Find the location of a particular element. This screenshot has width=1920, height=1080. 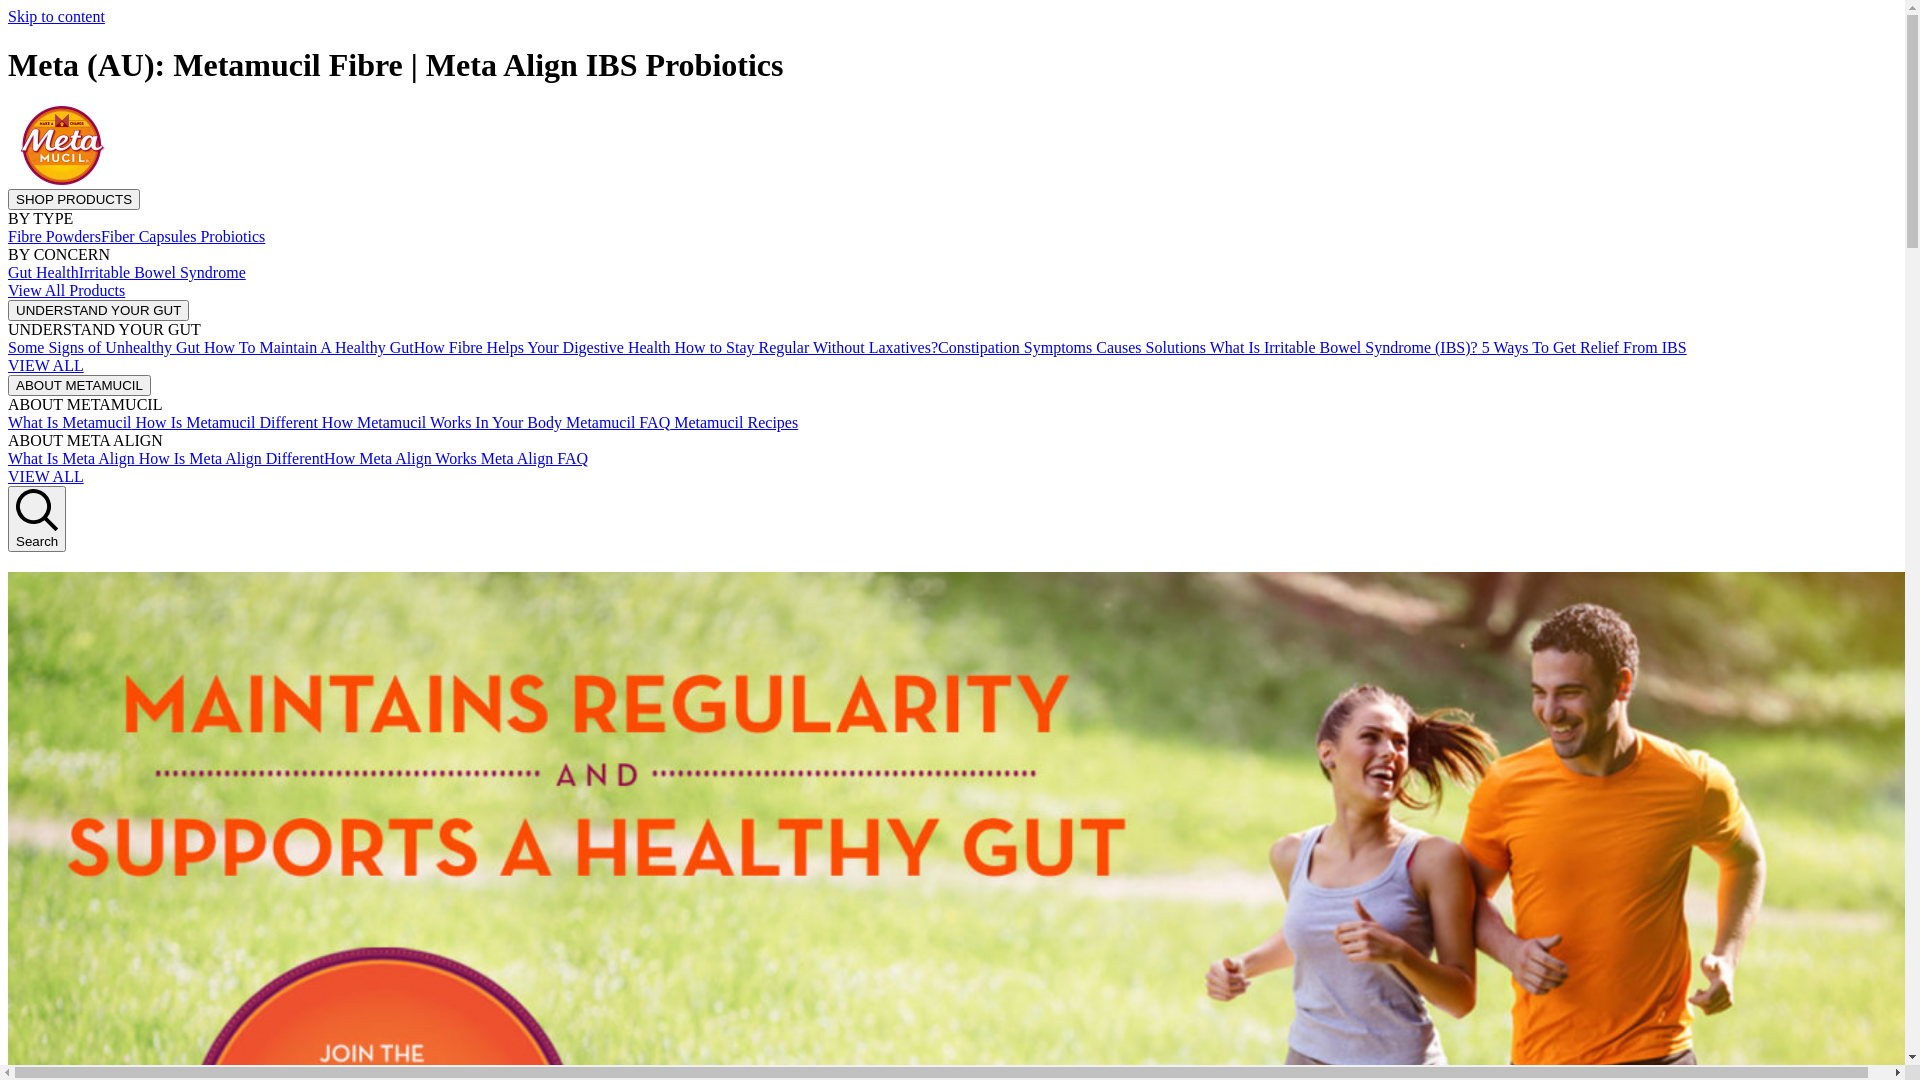

'How Metamucil Works In Your Body' is located at coordinates (316, 421).